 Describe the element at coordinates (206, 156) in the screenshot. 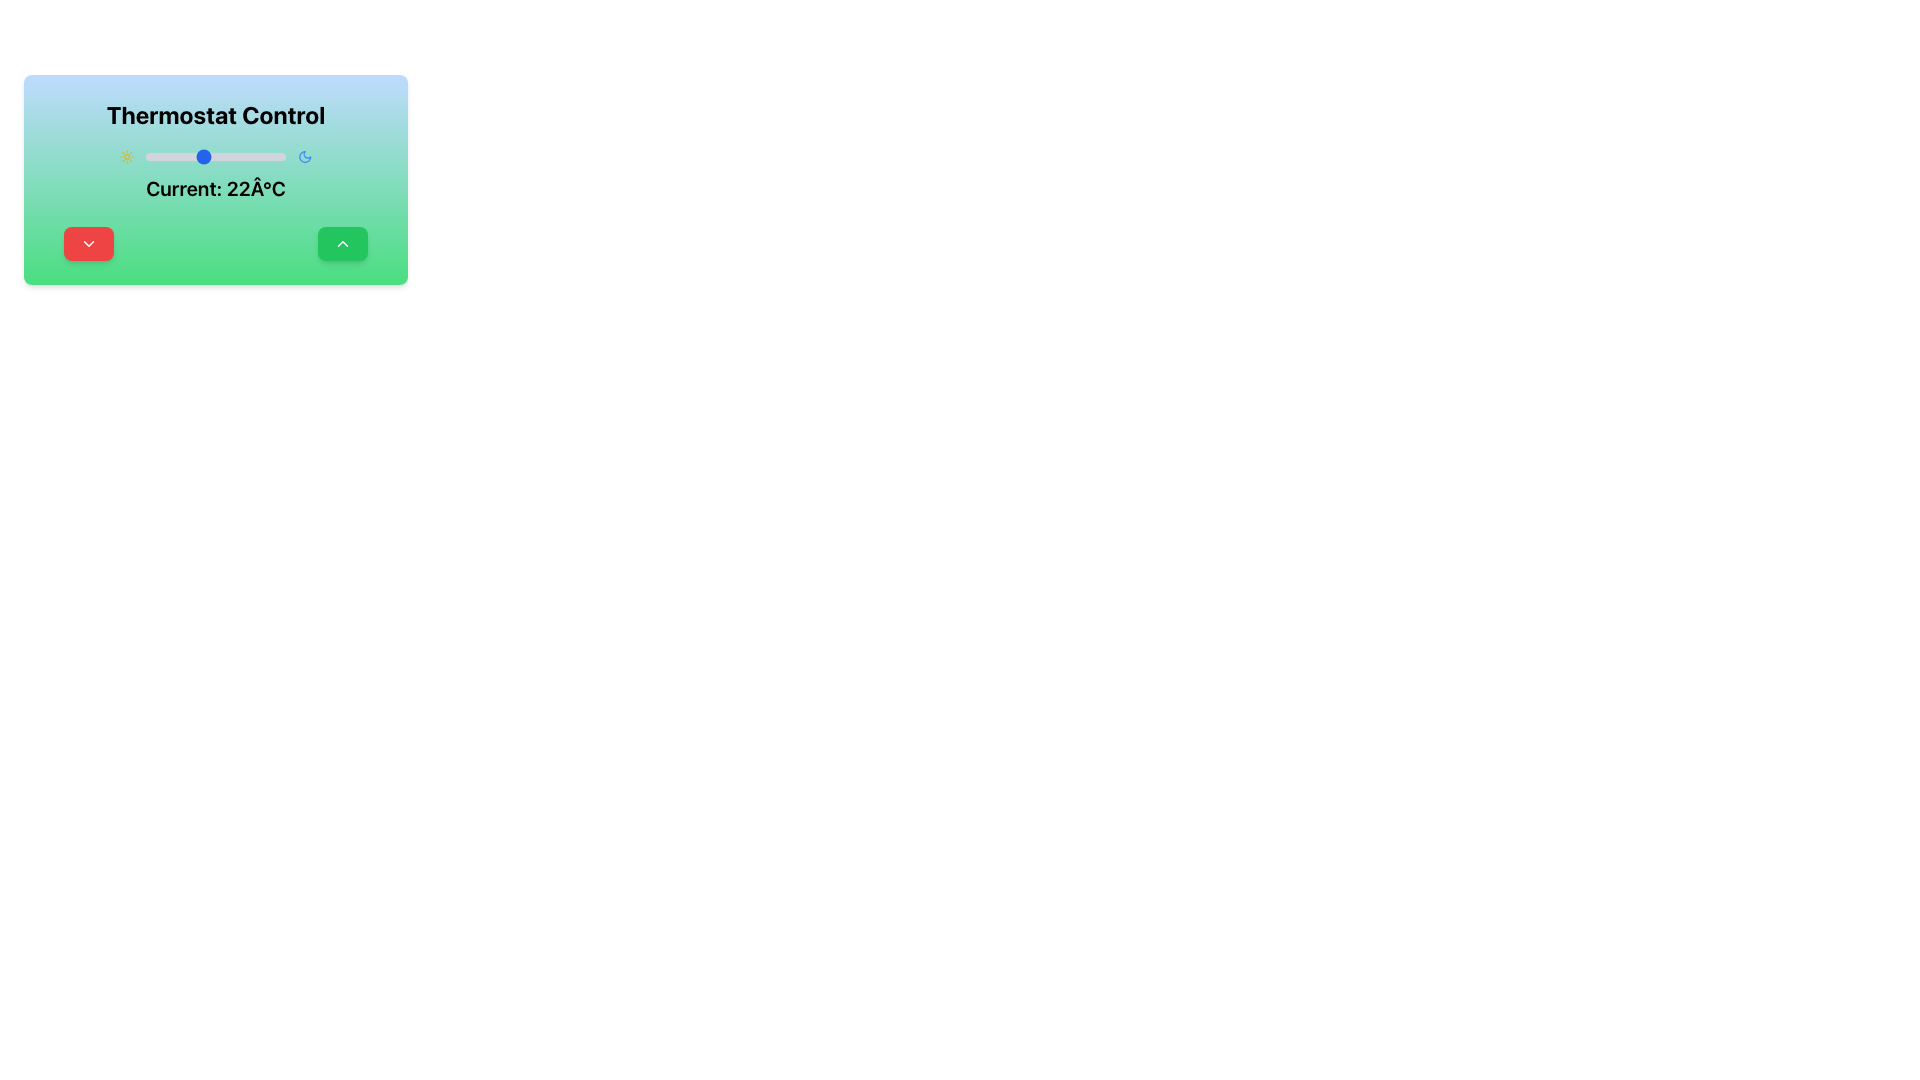

I see `thermostat temperature` at that location.